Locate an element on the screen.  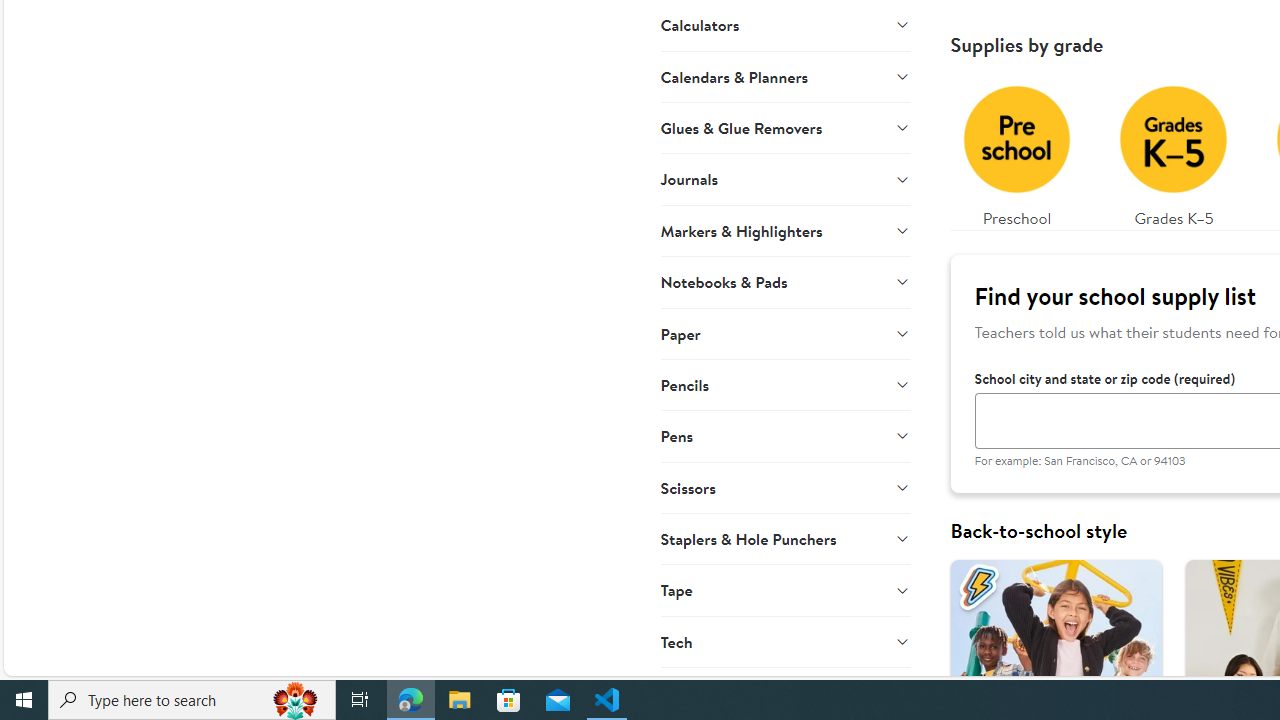
'Preschool' is located at coordinates (1016, 150).